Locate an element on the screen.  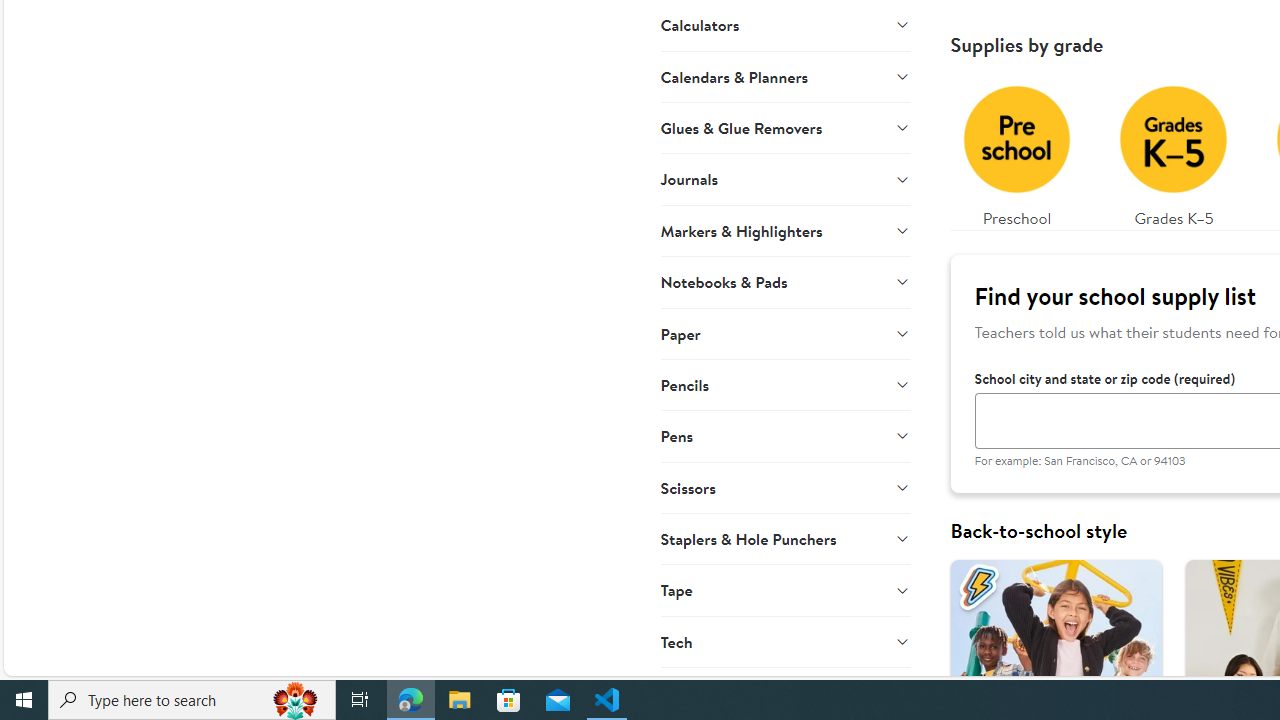
'Preschool' is located at coordinates (1016, 150).